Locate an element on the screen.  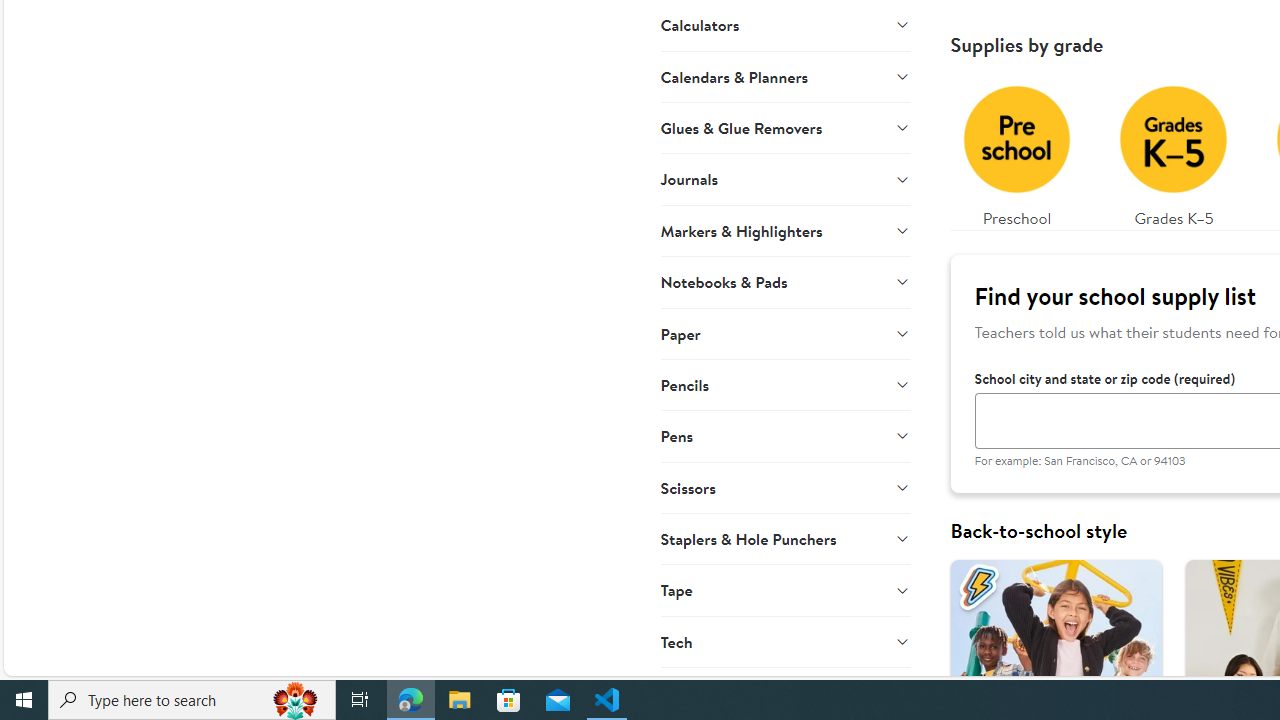
'Preschool' is located at coordinates (1016, 150).